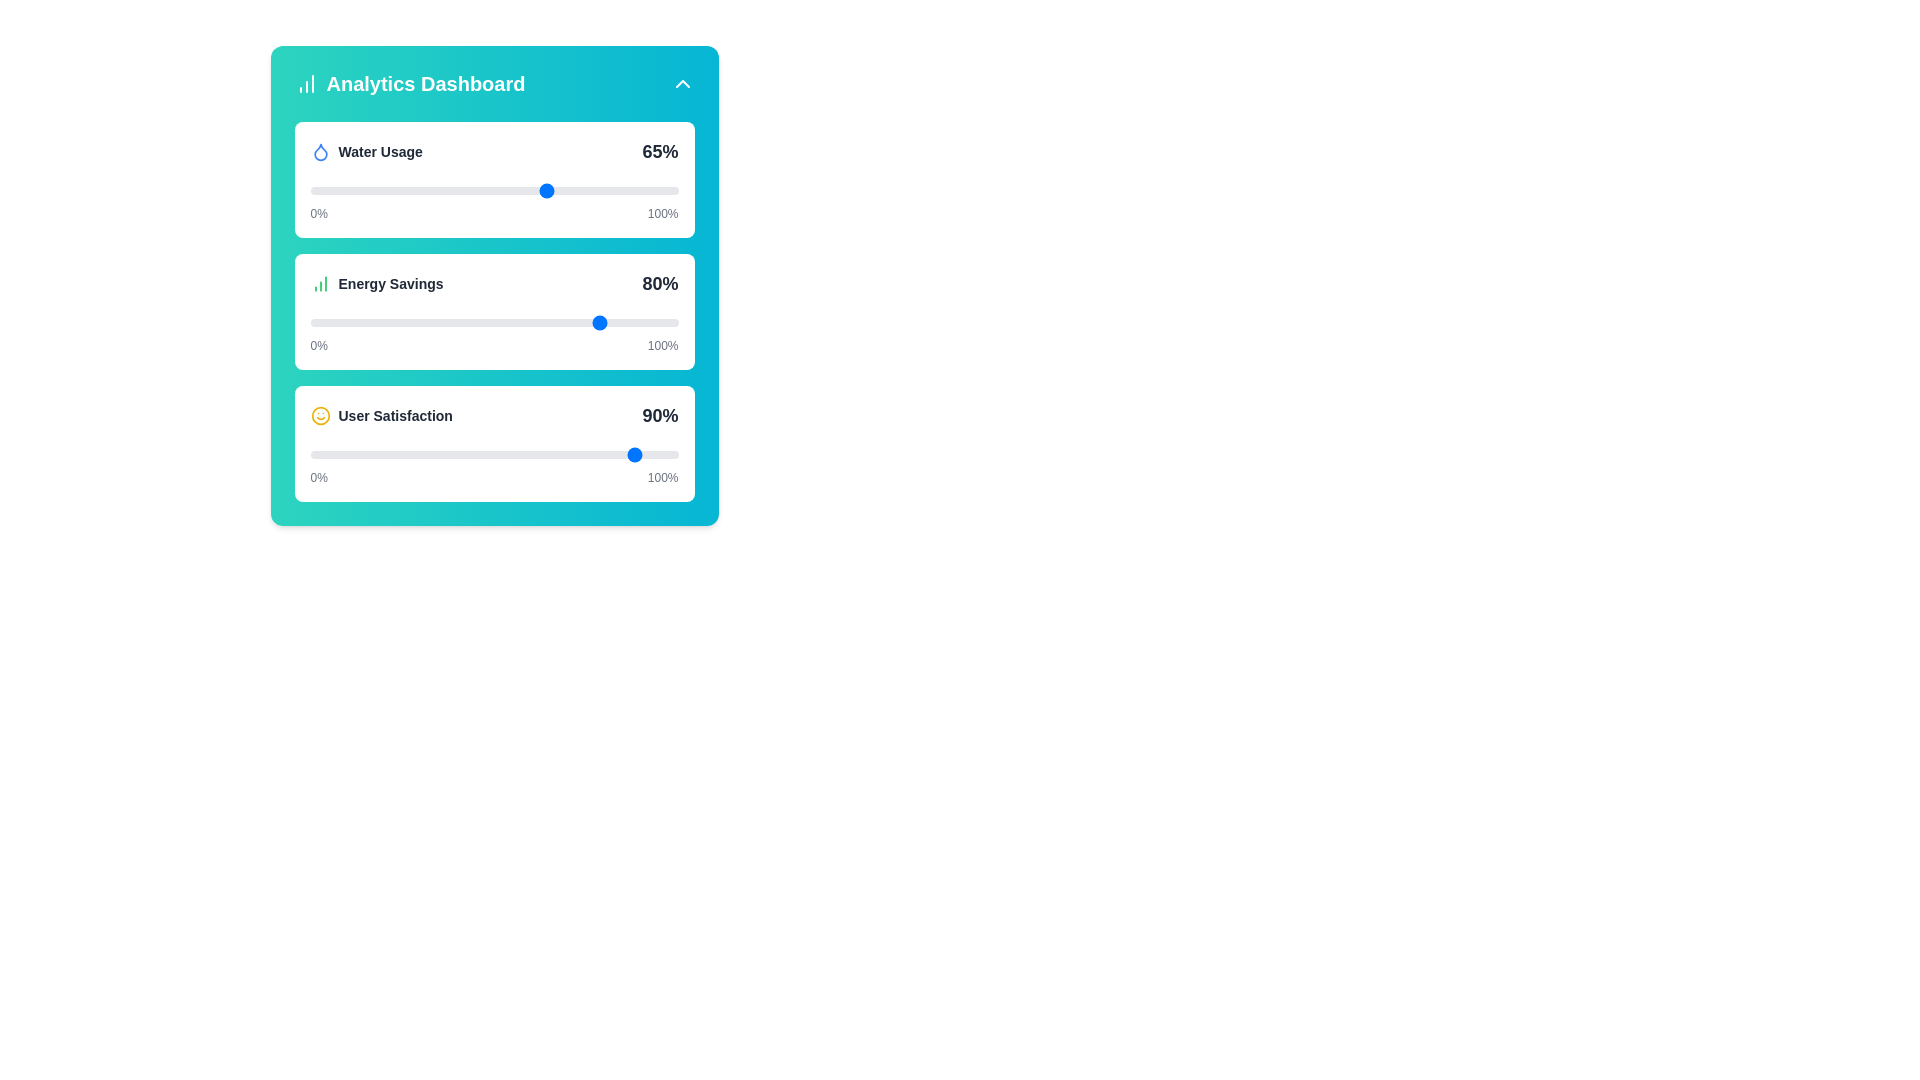 This screenshot has width=1920, height=1080. I want to click on the Text label displaying '90%' in a bold, large font, which signifies importance and is aligned with the label 'User Satisfaction' on its left, so click(660, 415).